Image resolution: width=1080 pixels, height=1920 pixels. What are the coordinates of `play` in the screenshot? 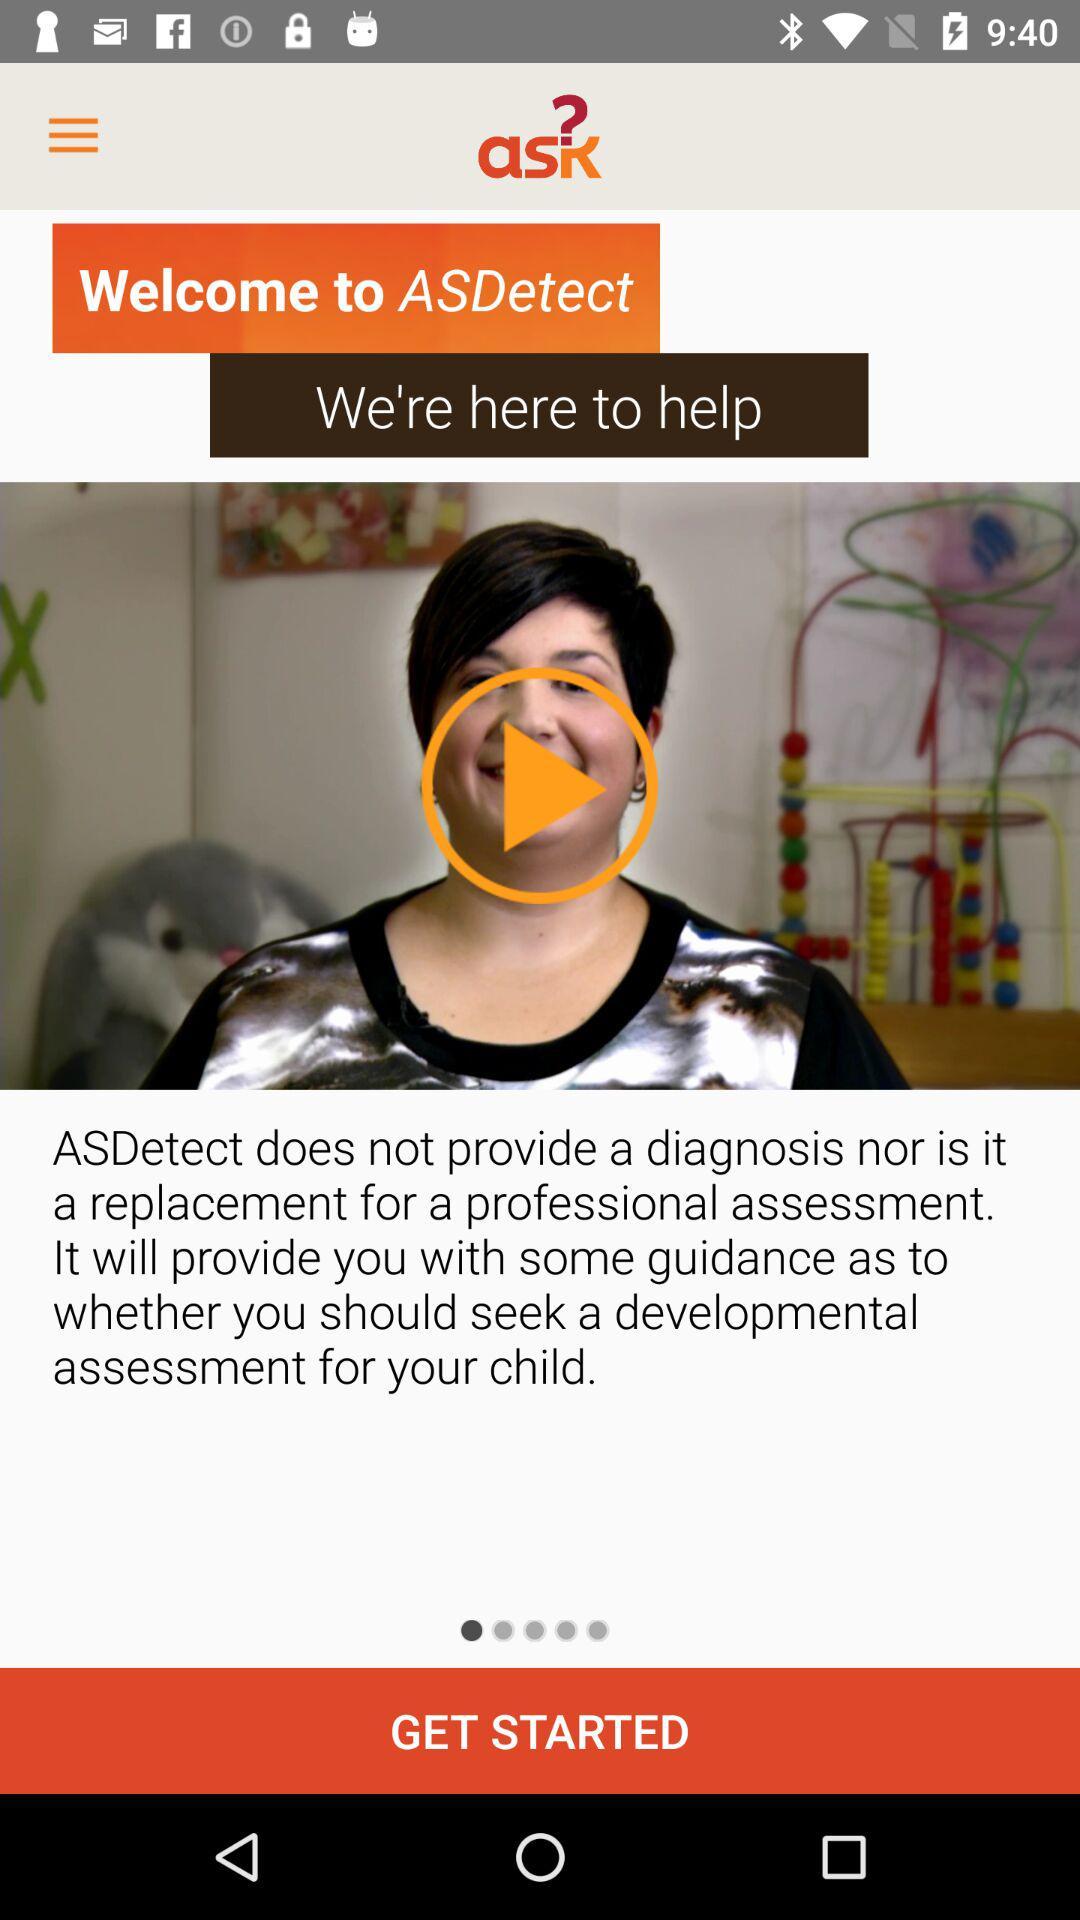 It's located at (538, 784).